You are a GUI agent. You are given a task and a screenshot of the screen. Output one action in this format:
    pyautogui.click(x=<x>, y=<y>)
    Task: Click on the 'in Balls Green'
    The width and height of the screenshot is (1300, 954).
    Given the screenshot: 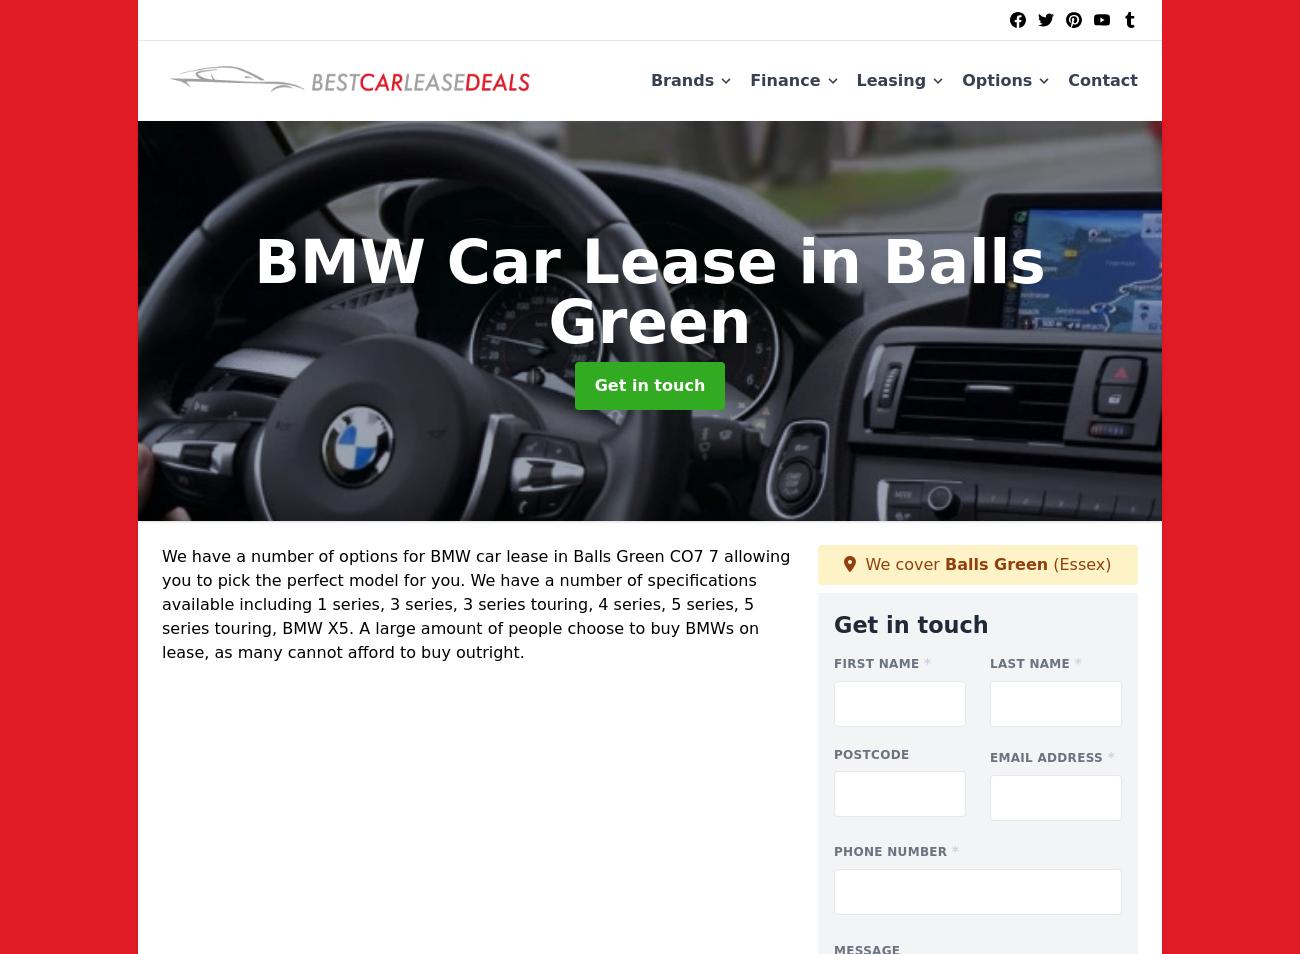 What is the action you would take?
    pyautogui.click(x=795, y=290)
    